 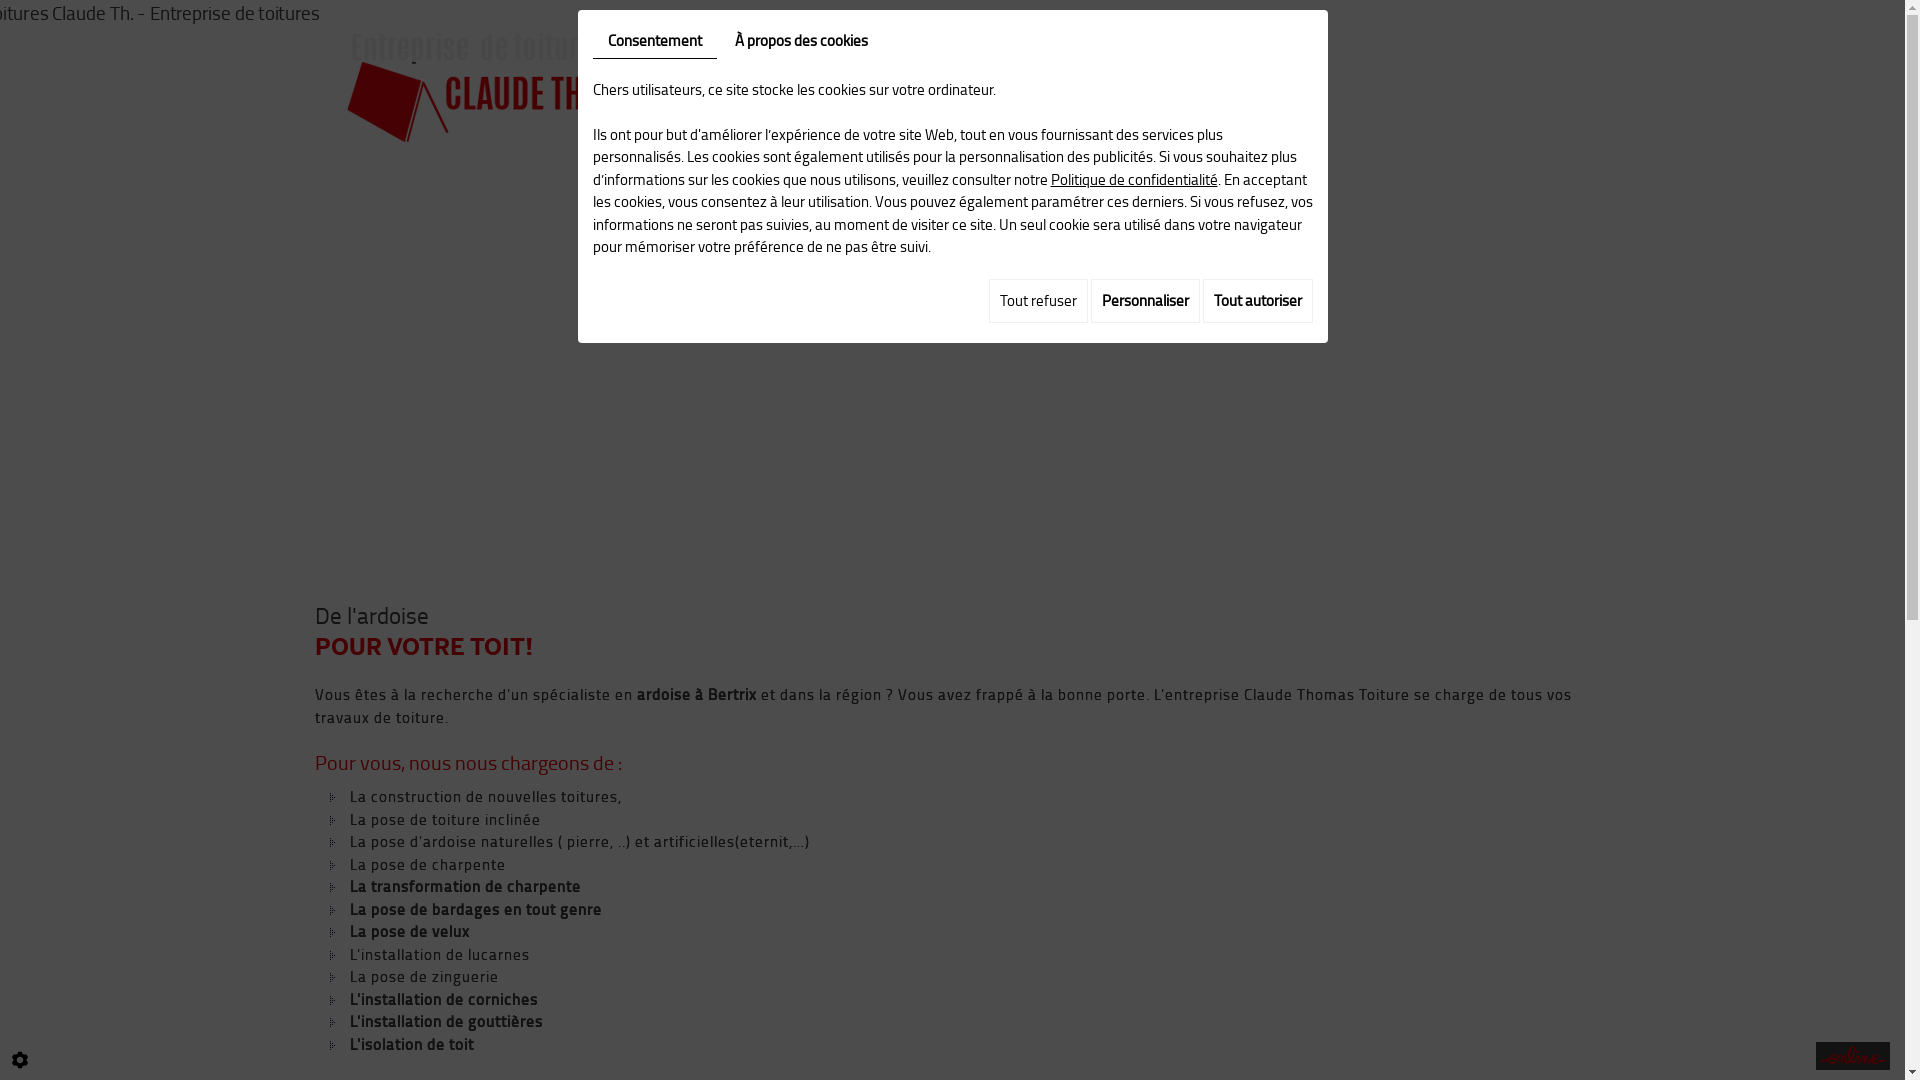 I want to click on 'Personnaliser', so click(x=1144, y=300).